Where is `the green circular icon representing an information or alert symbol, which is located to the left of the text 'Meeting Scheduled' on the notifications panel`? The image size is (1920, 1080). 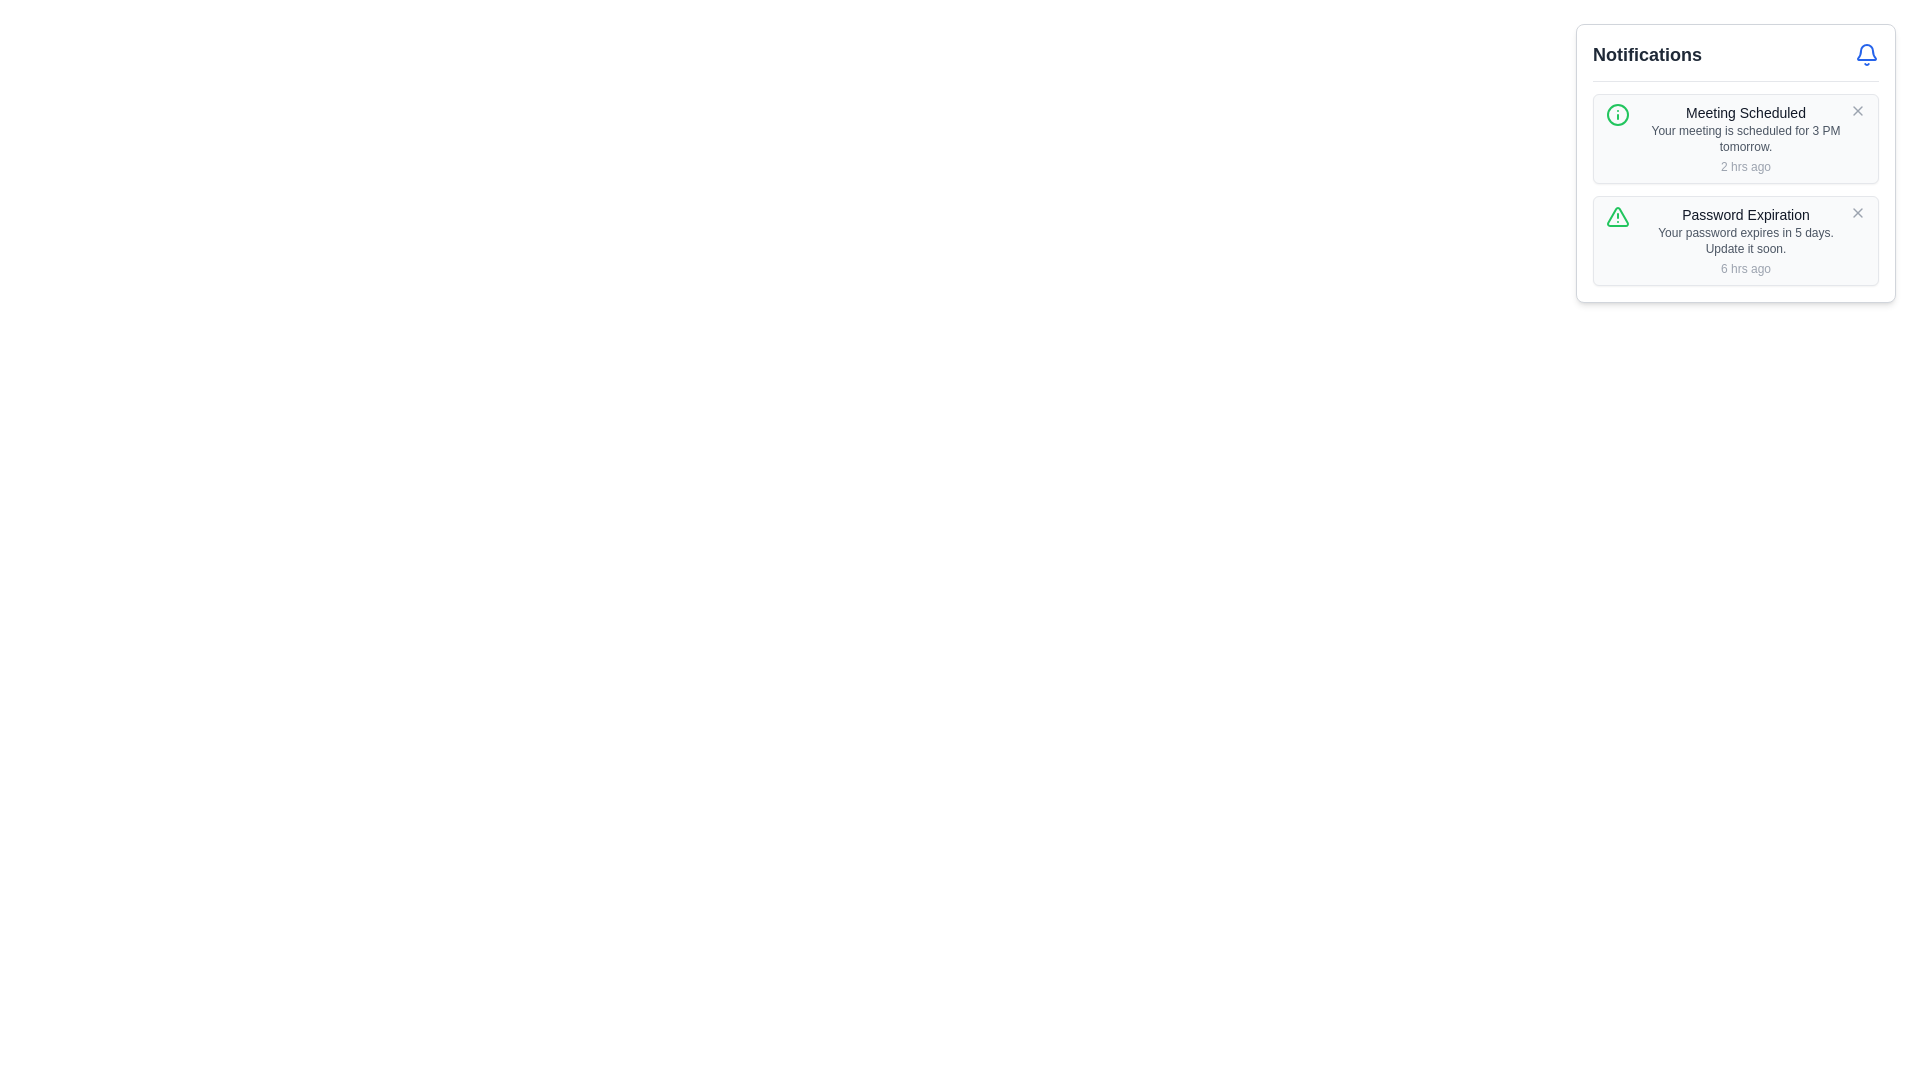
the green circular icon representing an information or alert symbol, which is located to the left of the text 'Meeting Scheduled' on the notifications panel is located at coordinates (1617, 115).